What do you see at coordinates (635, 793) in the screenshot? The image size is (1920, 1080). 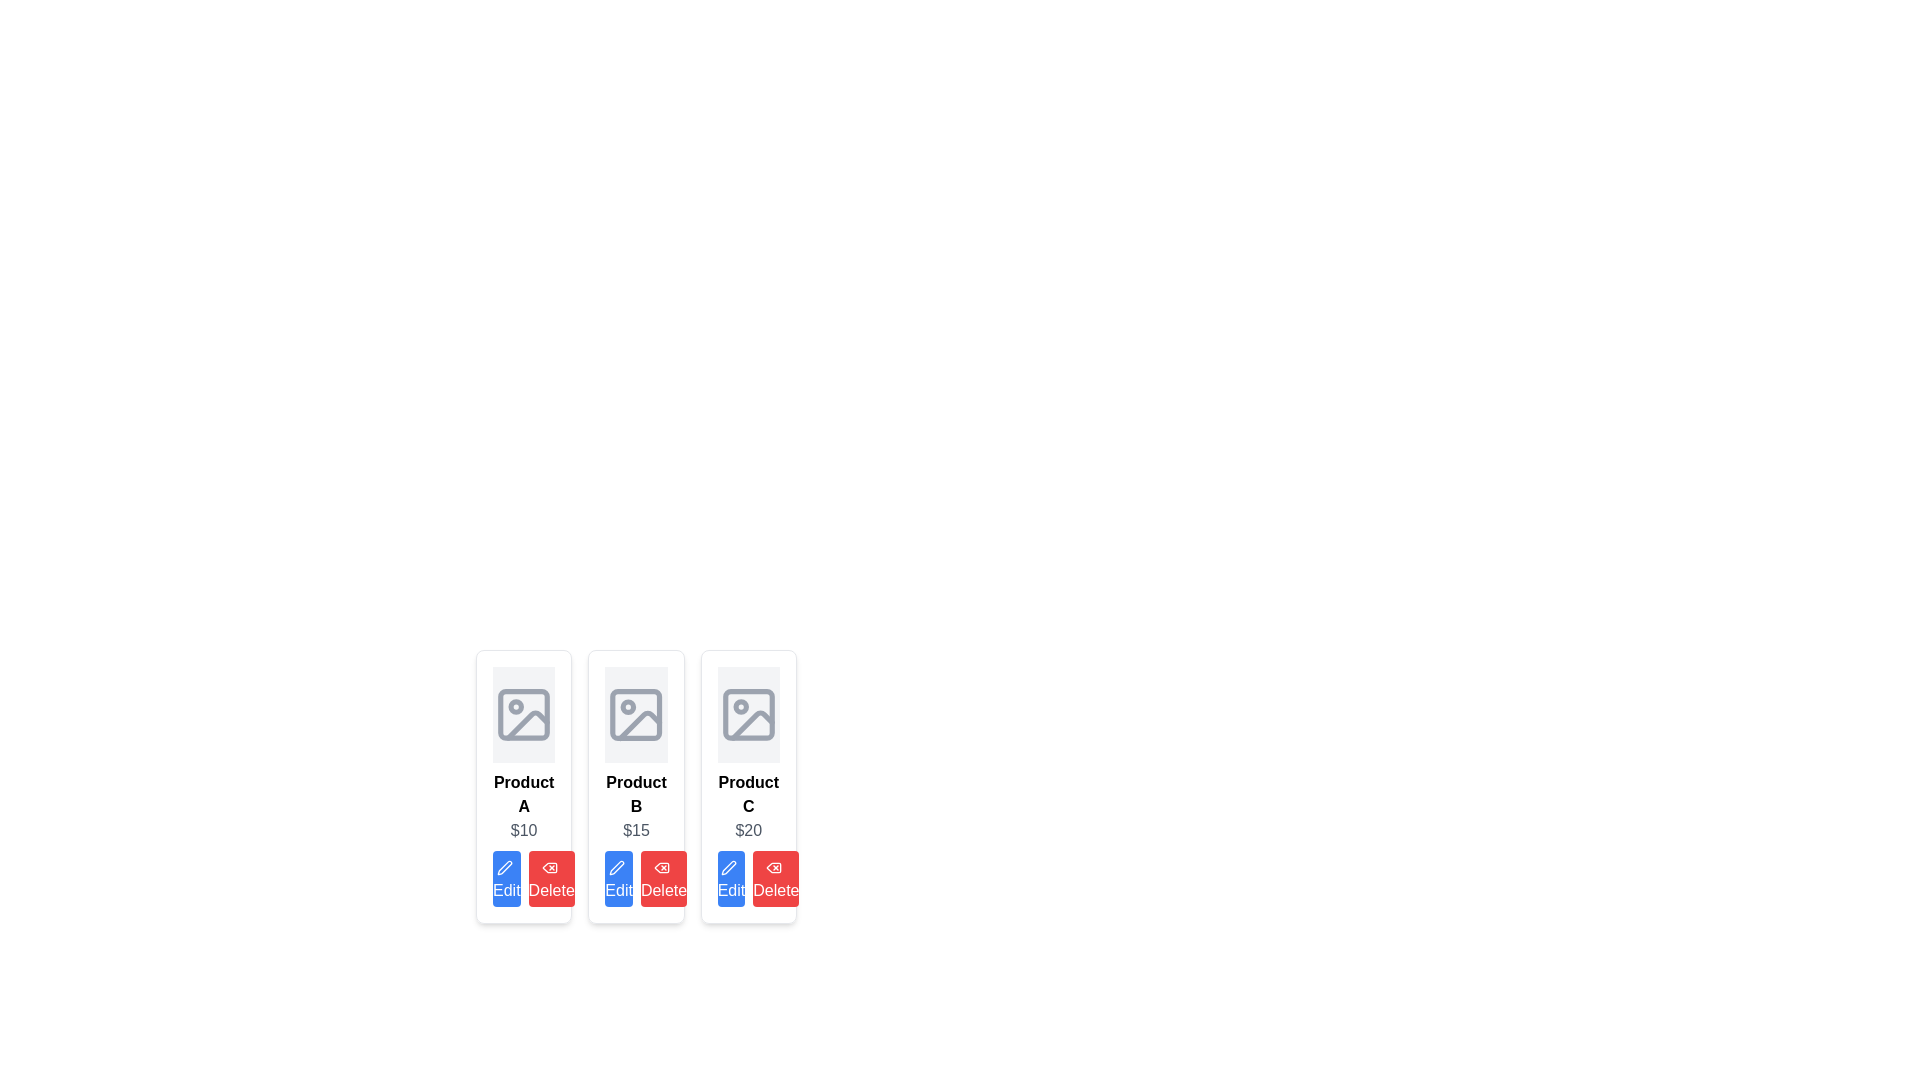 I see `text label displaying the name of the product, which is the title of the middle card in a row of three product cards, located beneath the product image and above the price and action buttons` at bounding box center [635, 793].